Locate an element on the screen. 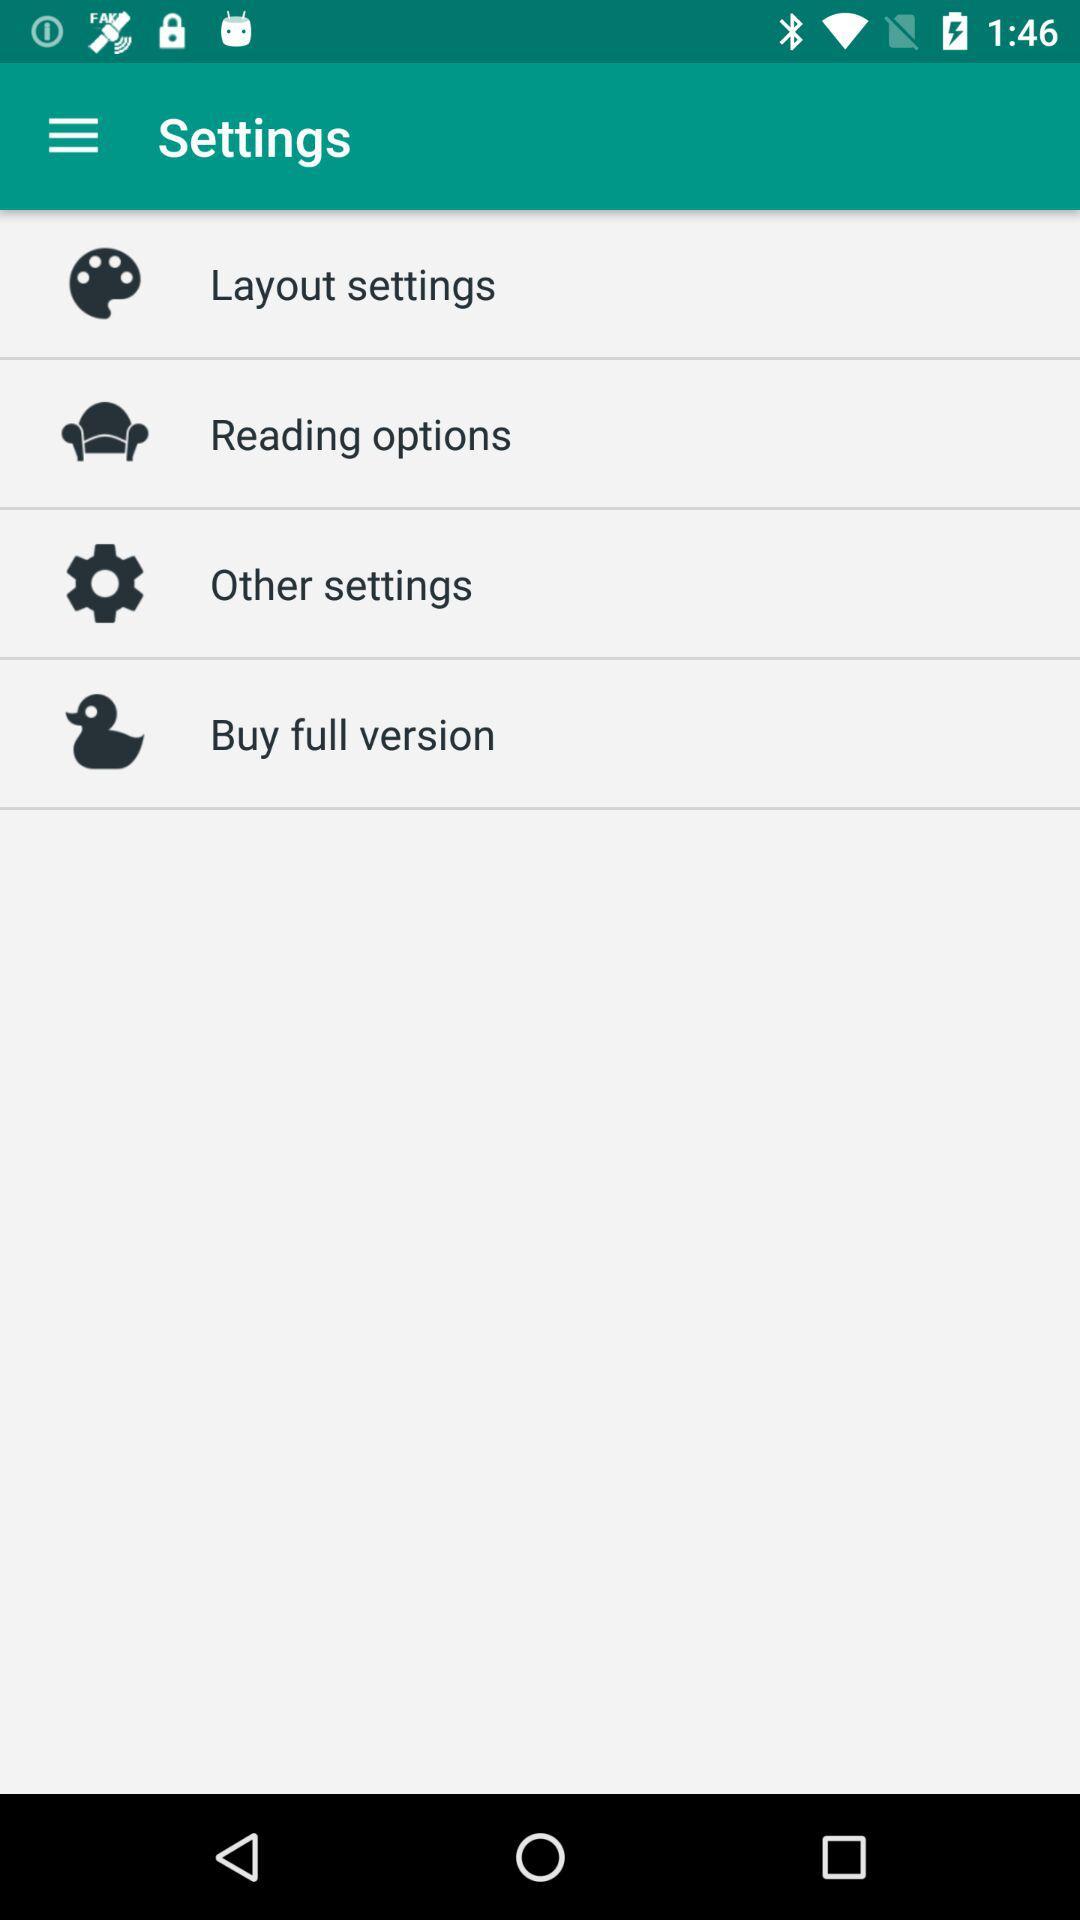 The height and width of the screenshot is (1920, 1080). the icon above the reading options is located at coordinates (352, 282).